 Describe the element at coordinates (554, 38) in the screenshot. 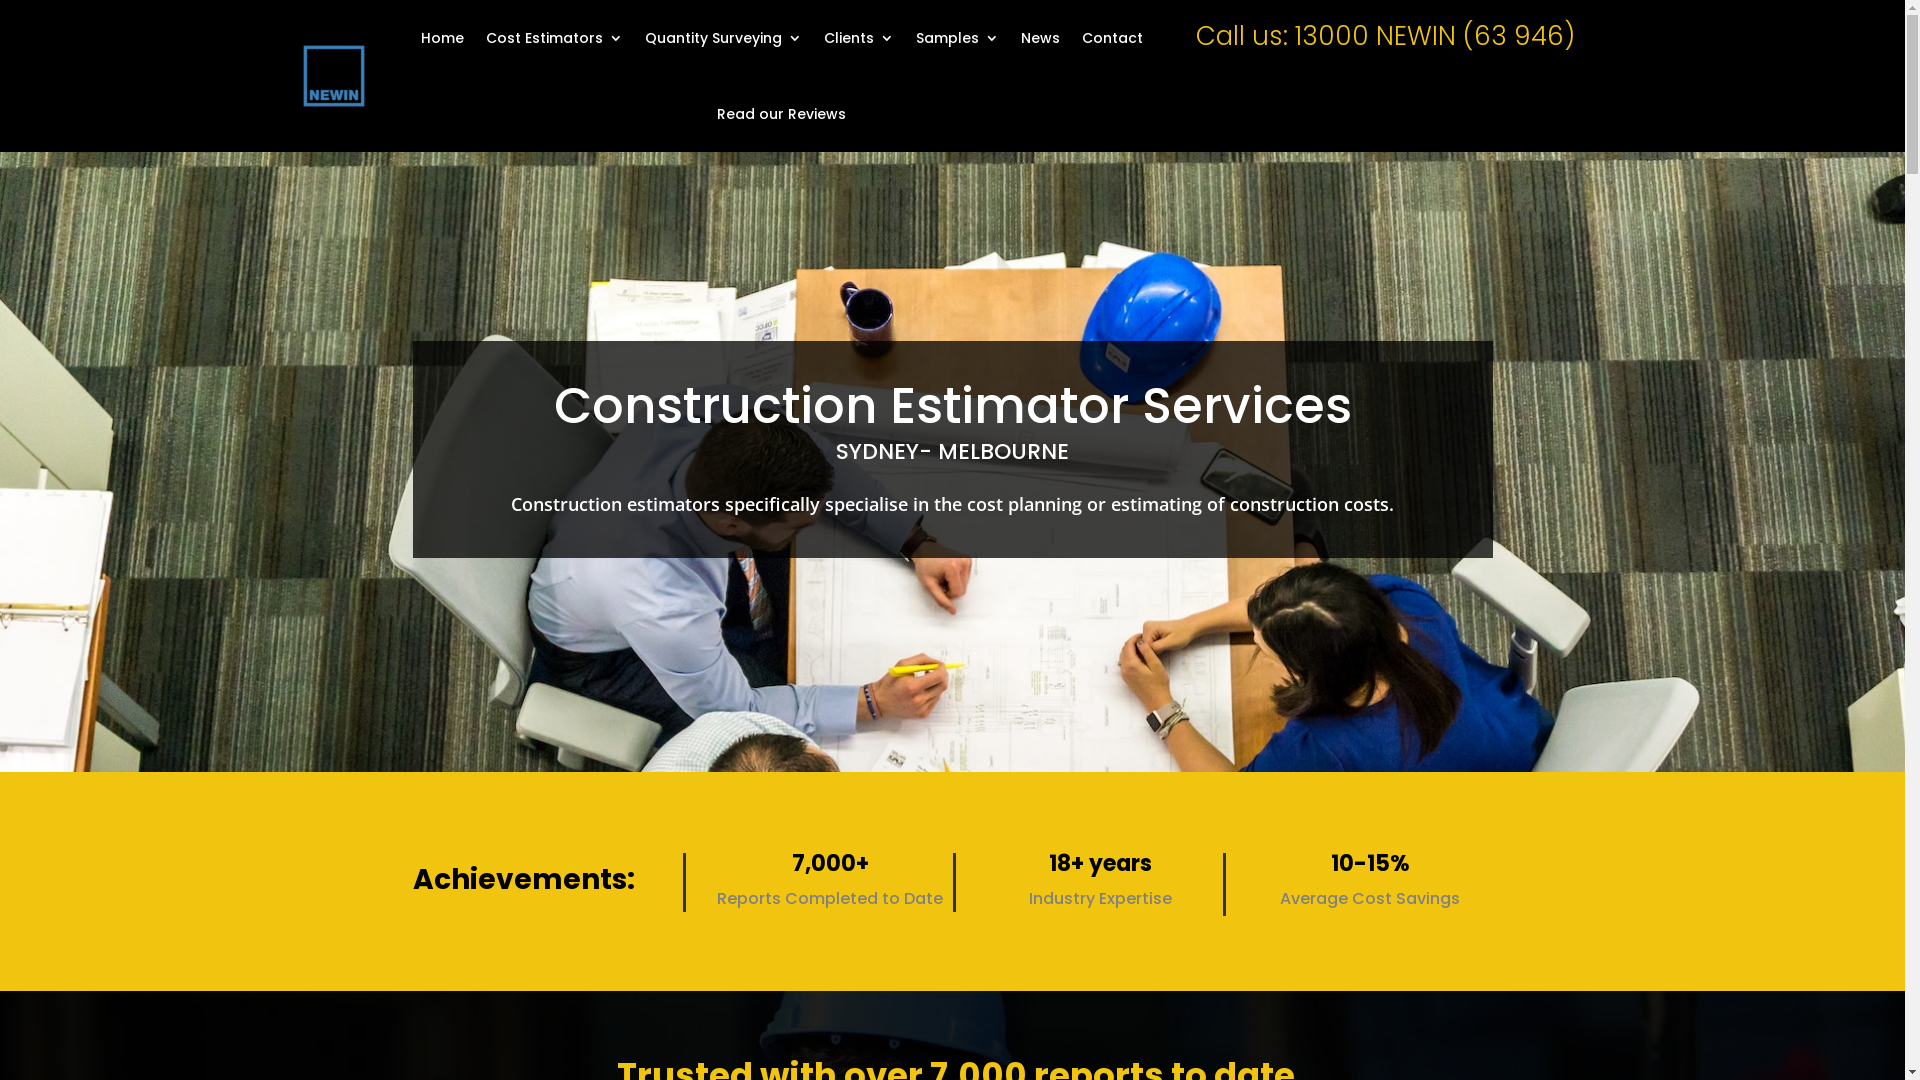

I see `'Cost Estimators'` at that location.